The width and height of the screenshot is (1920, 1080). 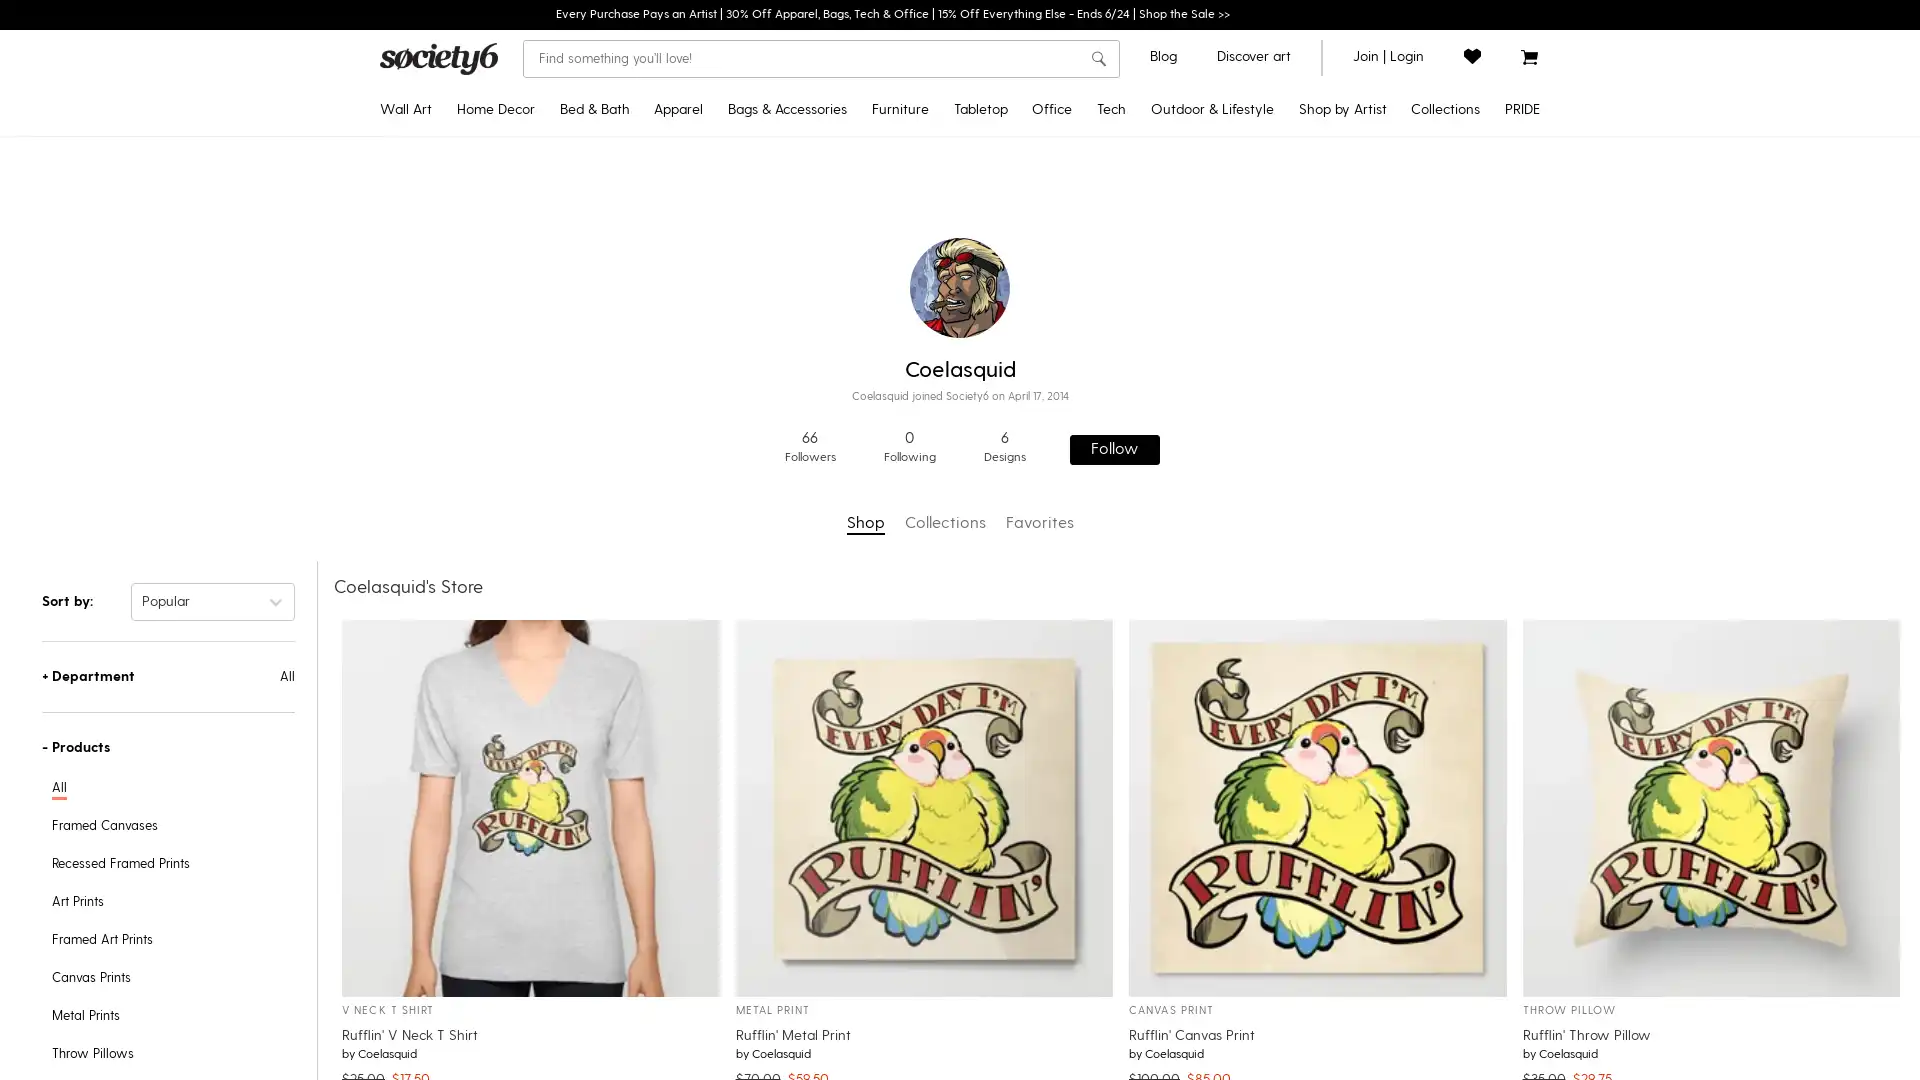 I want to click on Yoga & Mindfulness, so click(x=1371, y=483).